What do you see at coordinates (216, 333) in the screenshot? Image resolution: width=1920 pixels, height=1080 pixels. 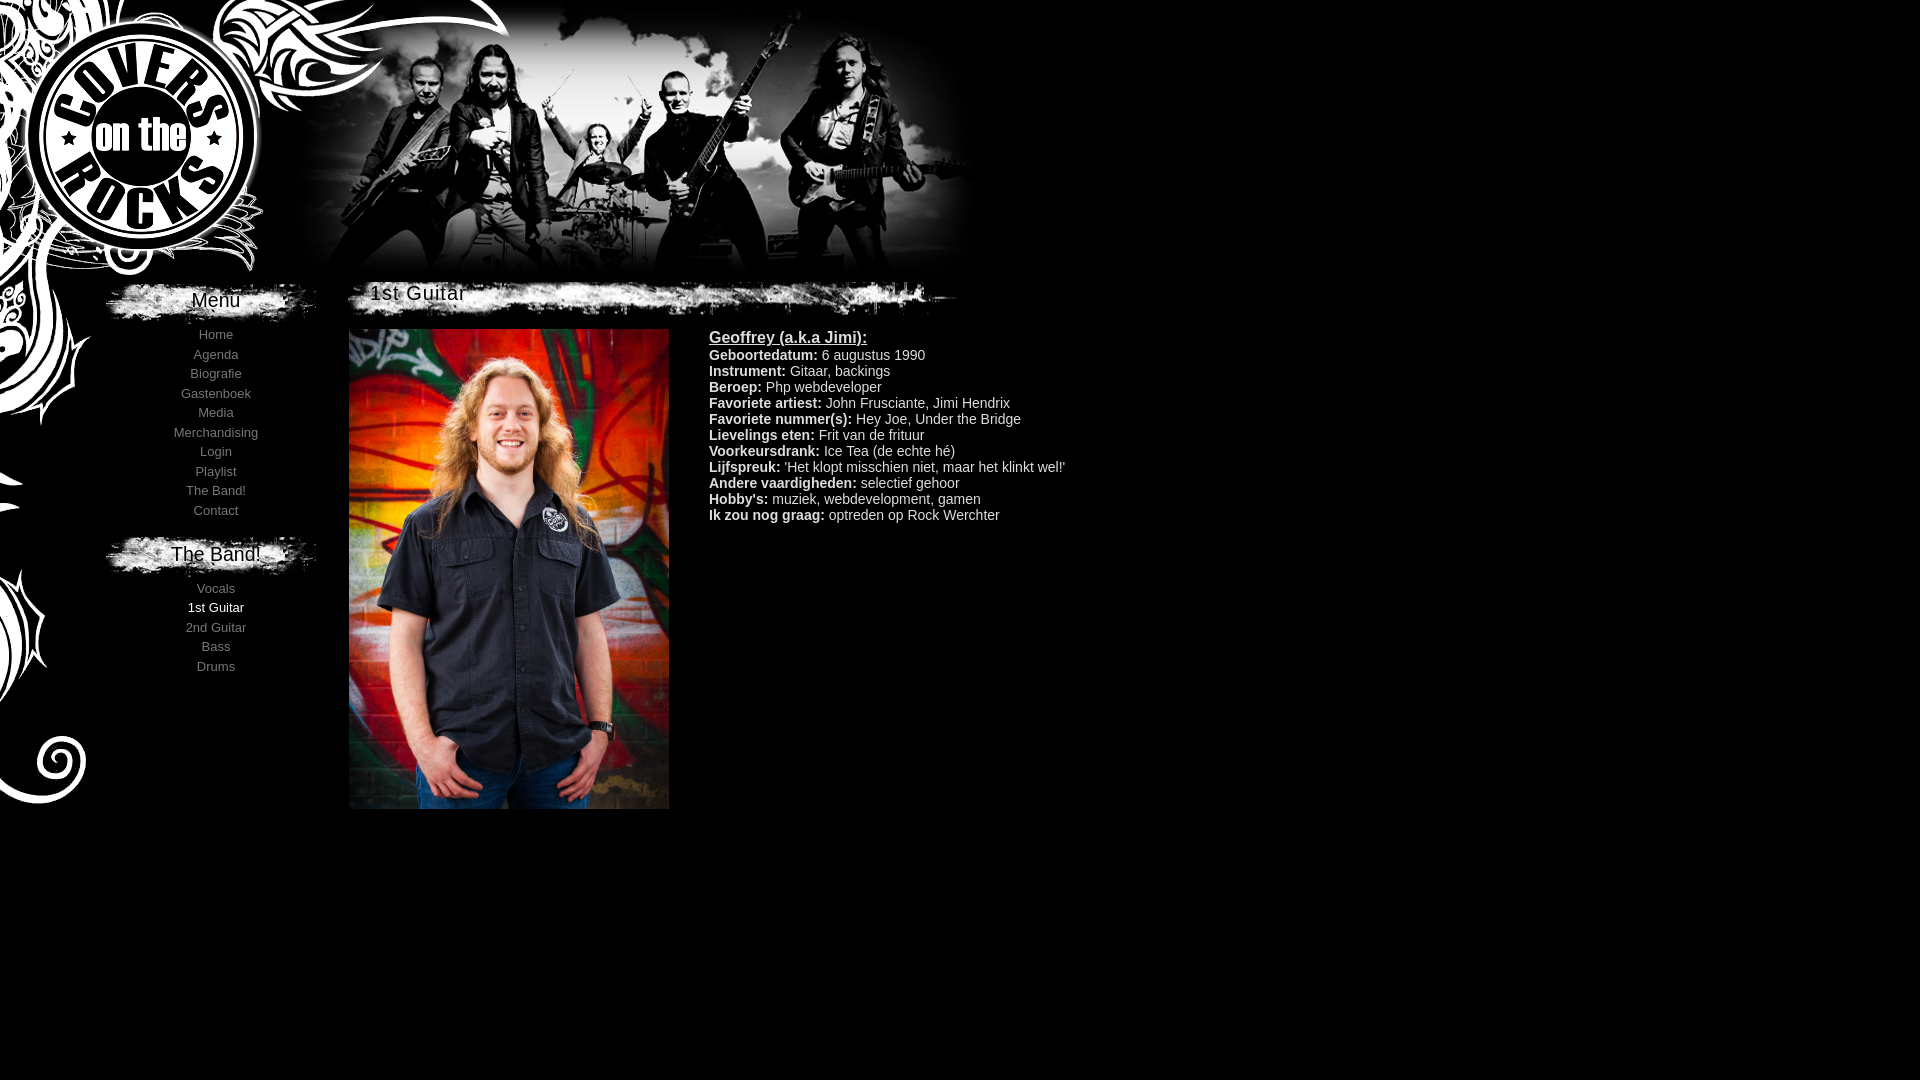 I see `'Home'` at bounding box center [216, 333].